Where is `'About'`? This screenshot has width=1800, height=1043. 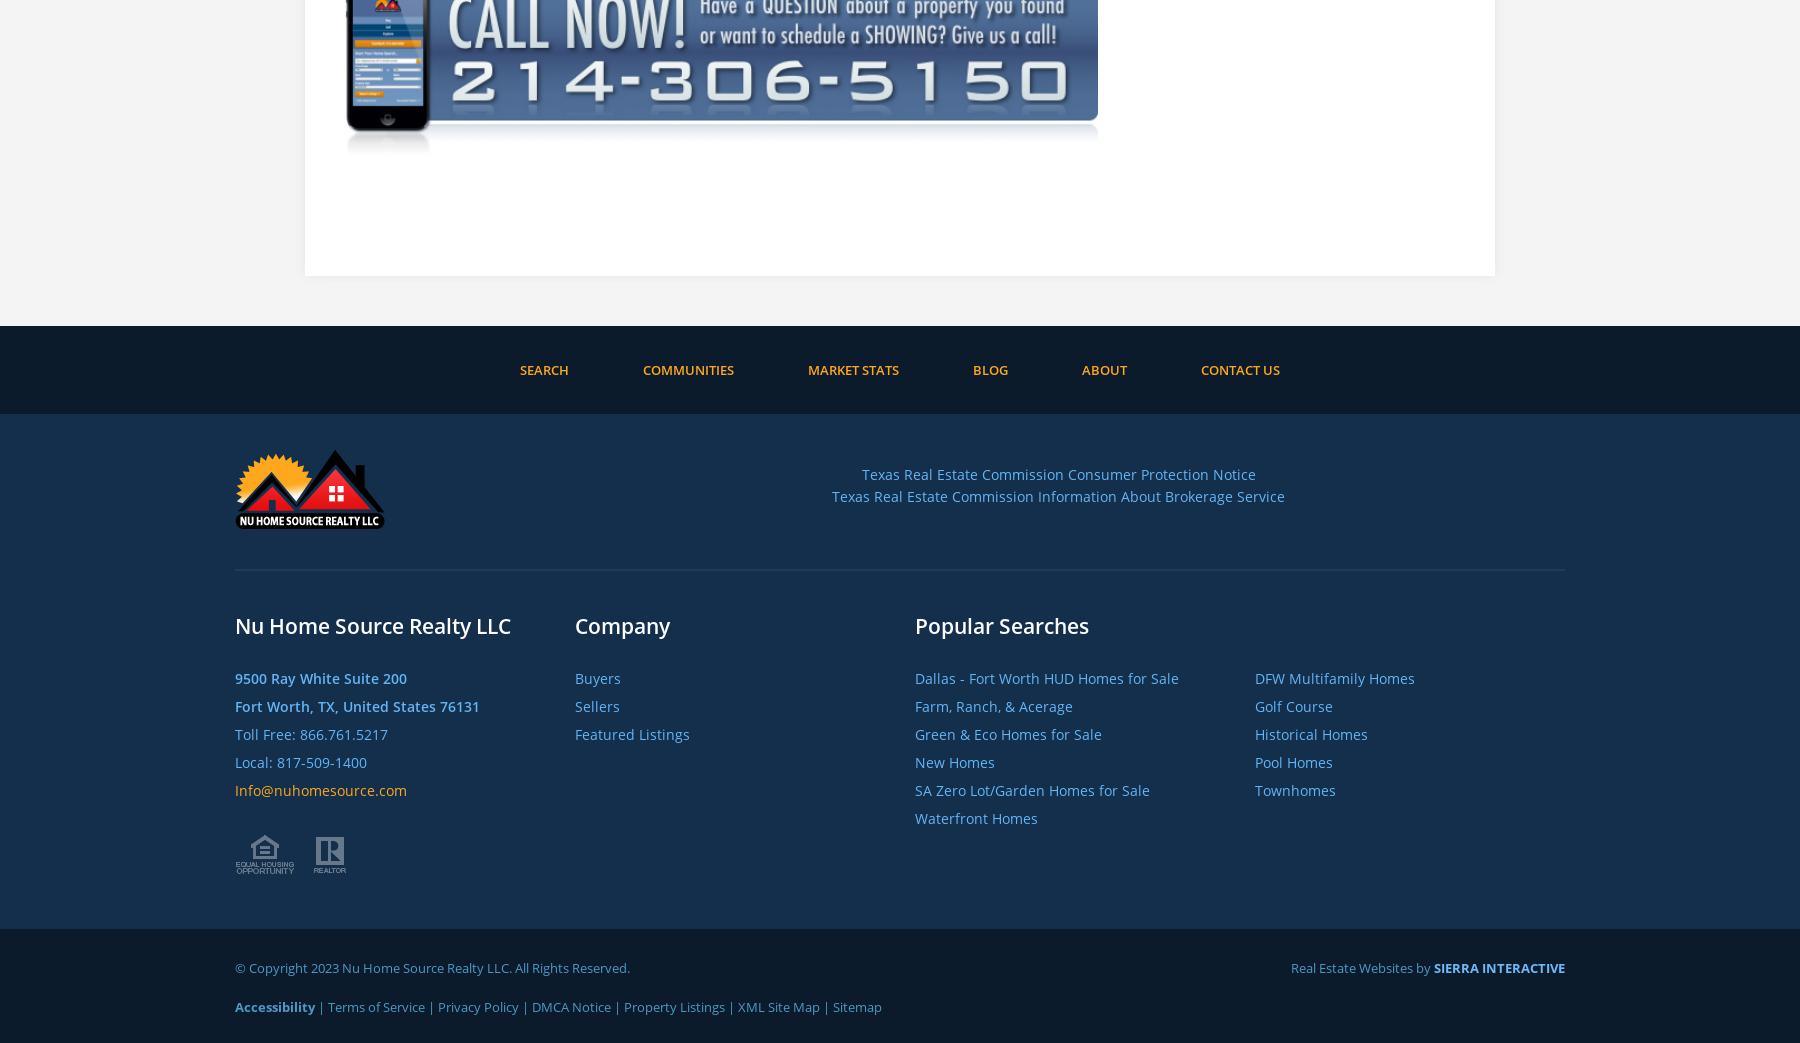 'About' is located at coordinates (1081, 368).